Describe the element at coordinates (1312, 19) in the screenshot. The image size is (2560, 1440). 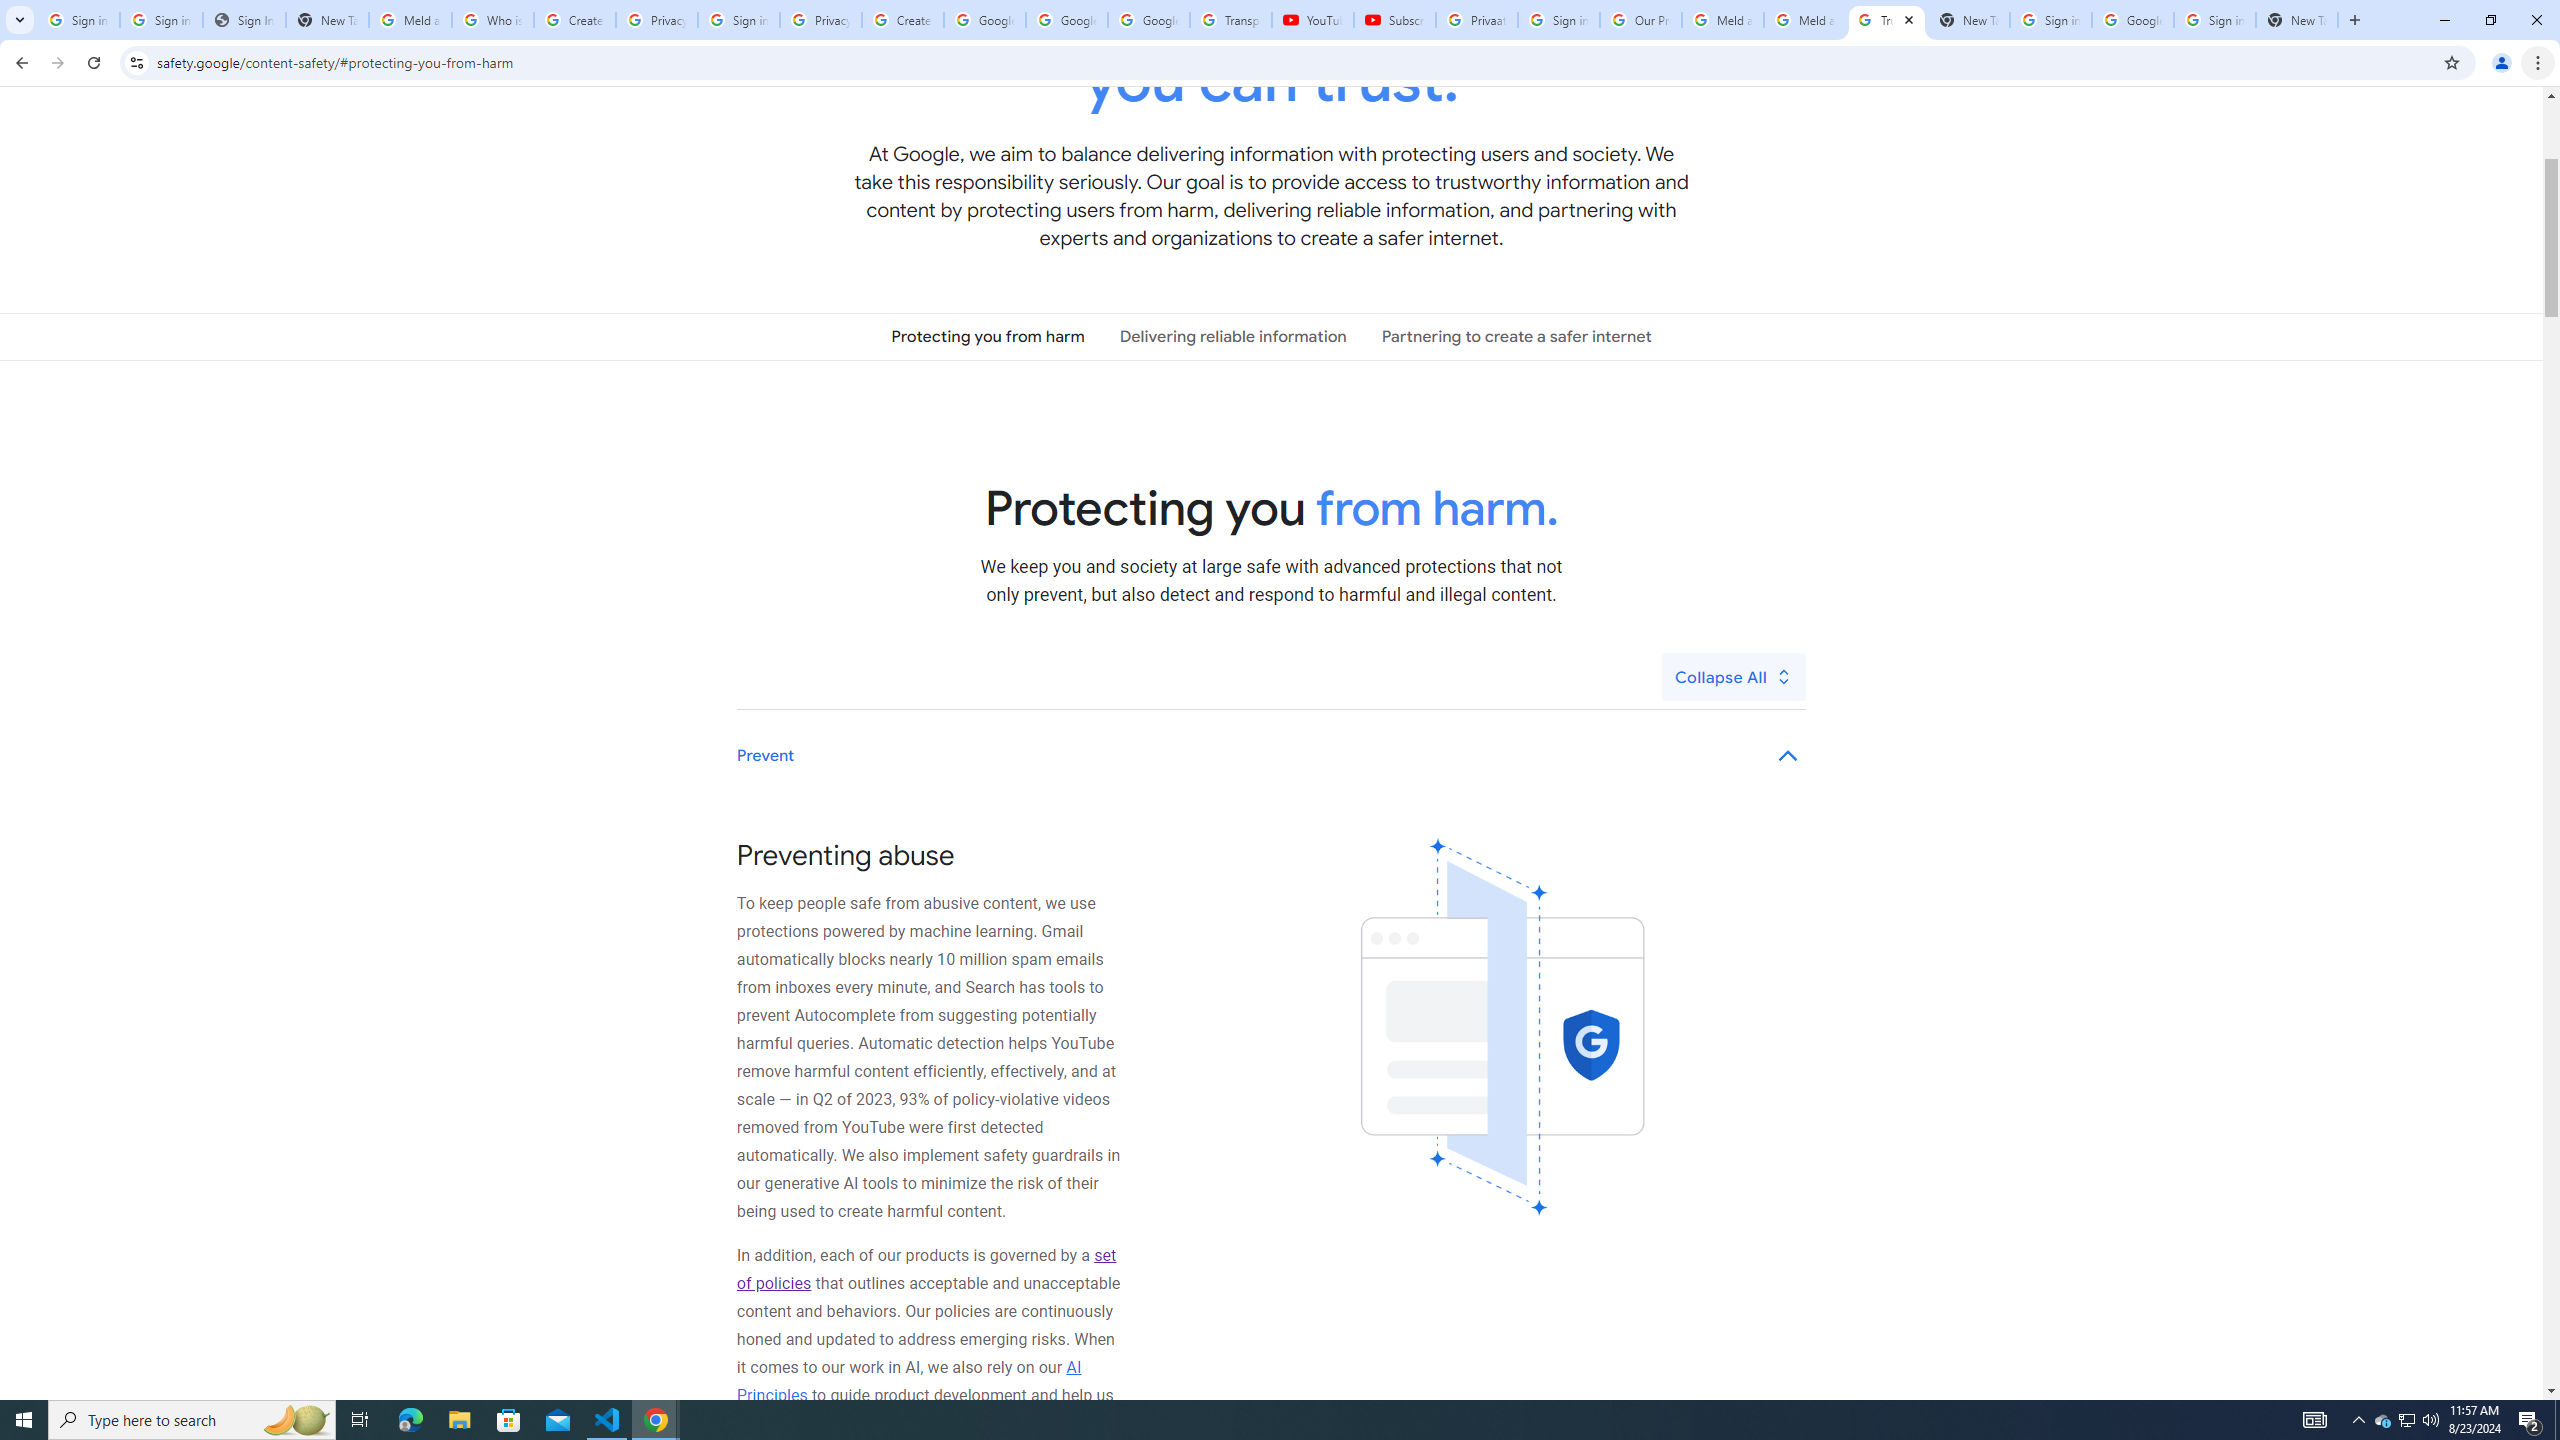
I see `'YouTube'` at that location.